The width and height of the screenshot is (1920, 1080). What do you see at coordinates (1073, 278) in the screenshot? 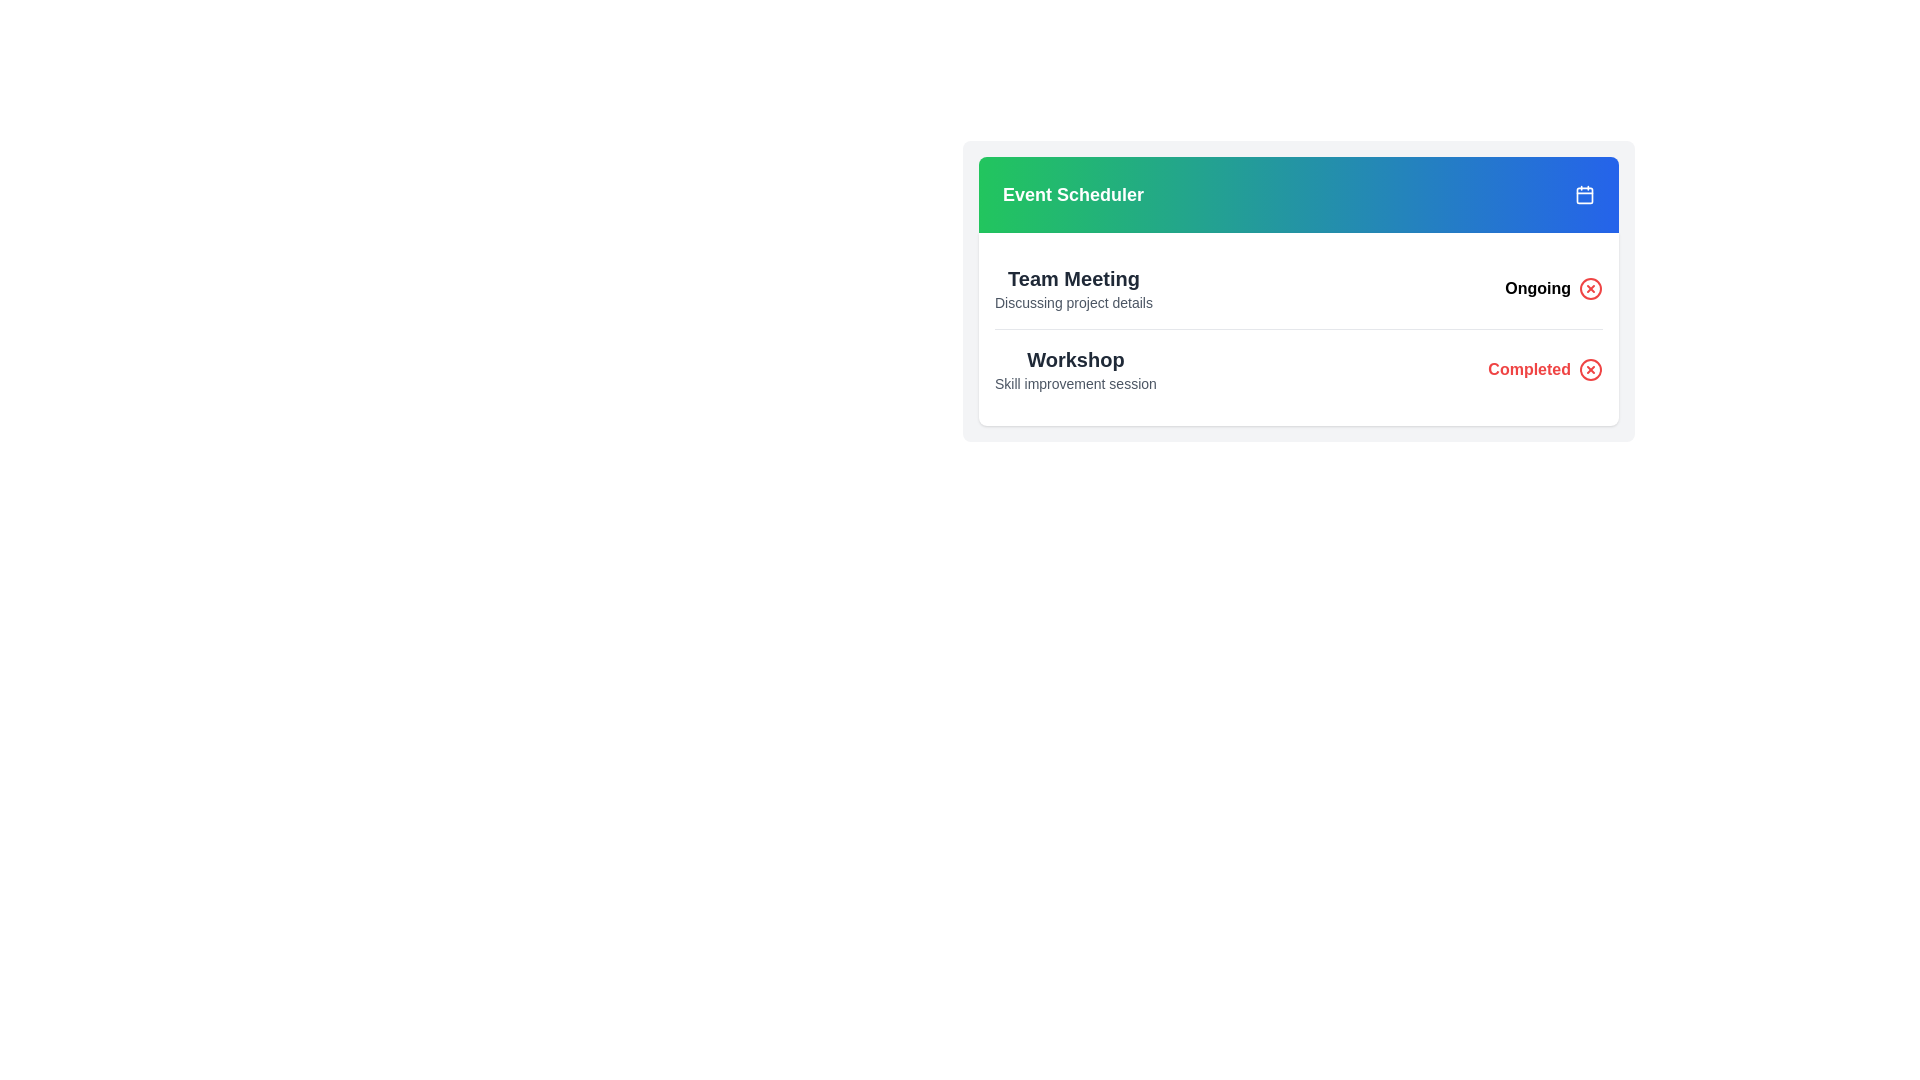
I see `the text element displaying 'Team Meeting' in bold, large dark gray font, located above the description text 'Discussing project details' in the event scheduler list` at bounding box center [1073, 278].